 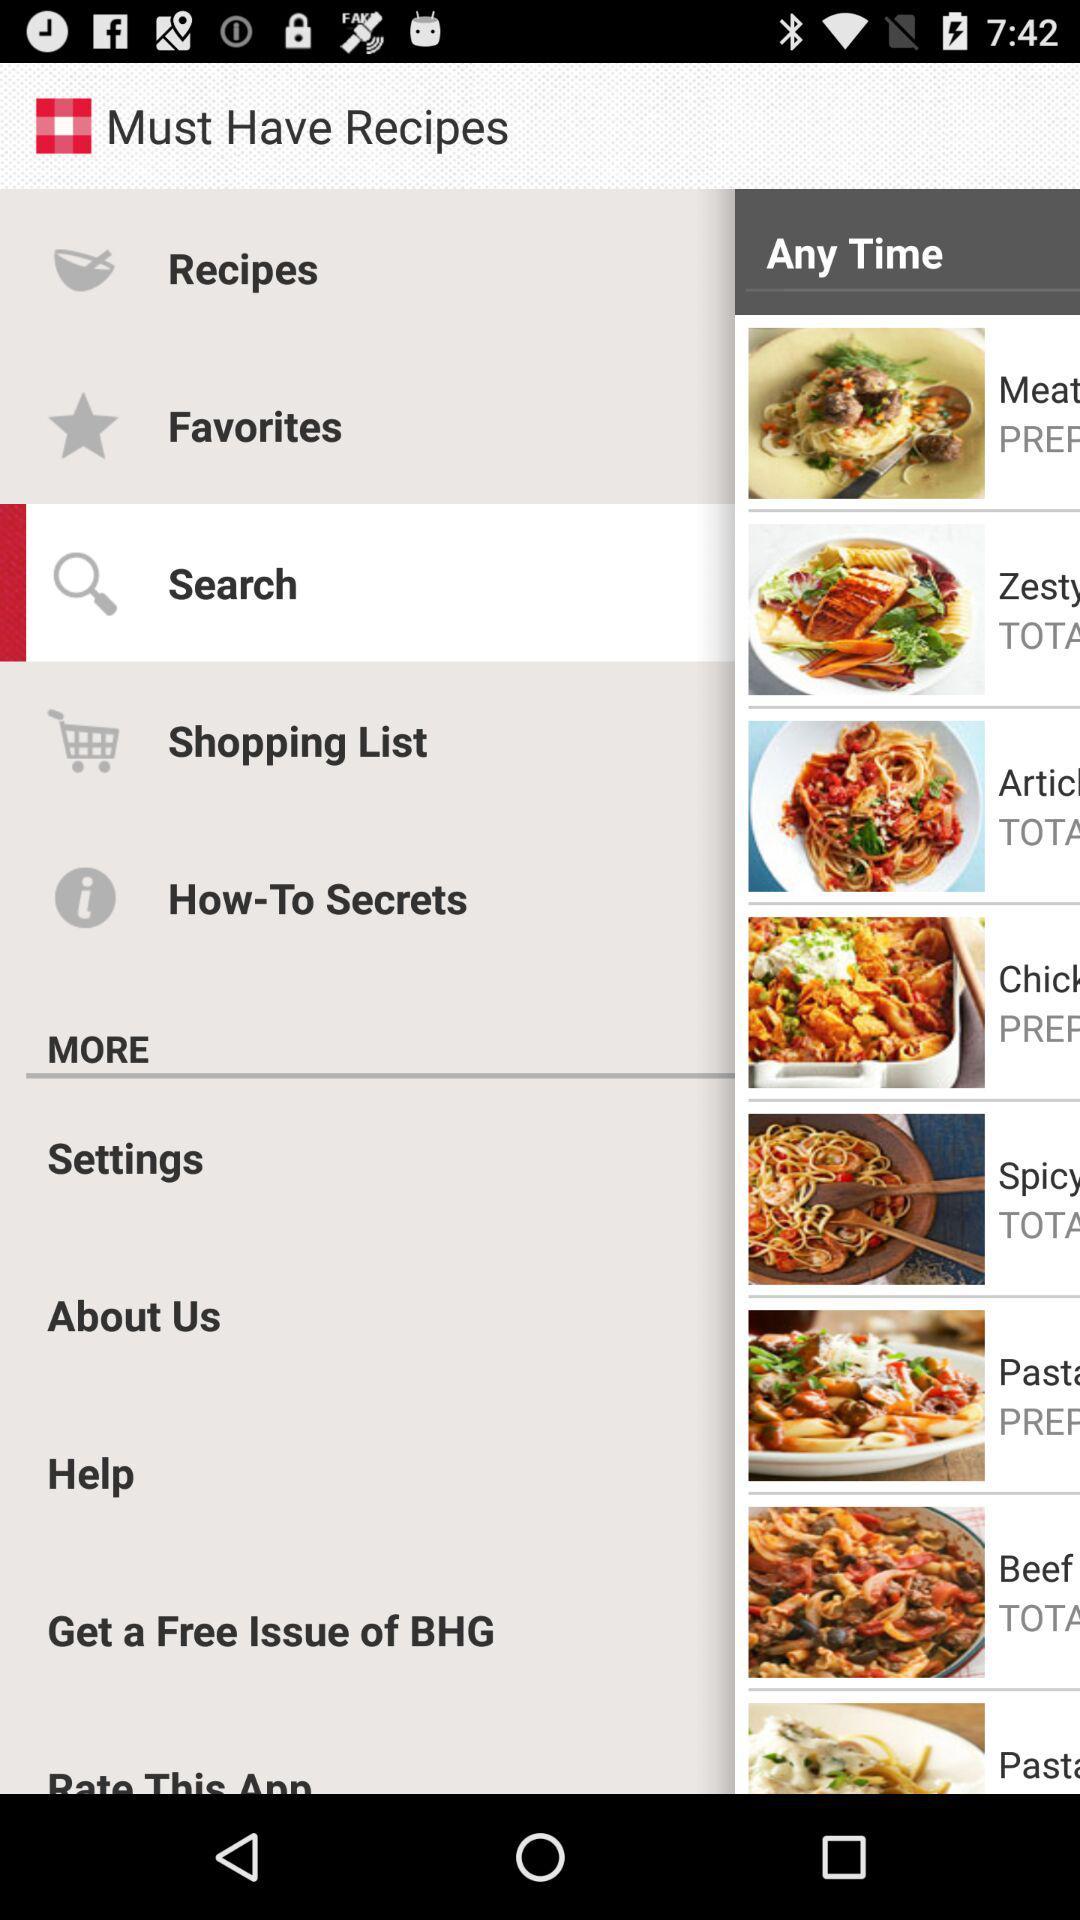 I want to click on about us app, so click(x=134, y=1314).